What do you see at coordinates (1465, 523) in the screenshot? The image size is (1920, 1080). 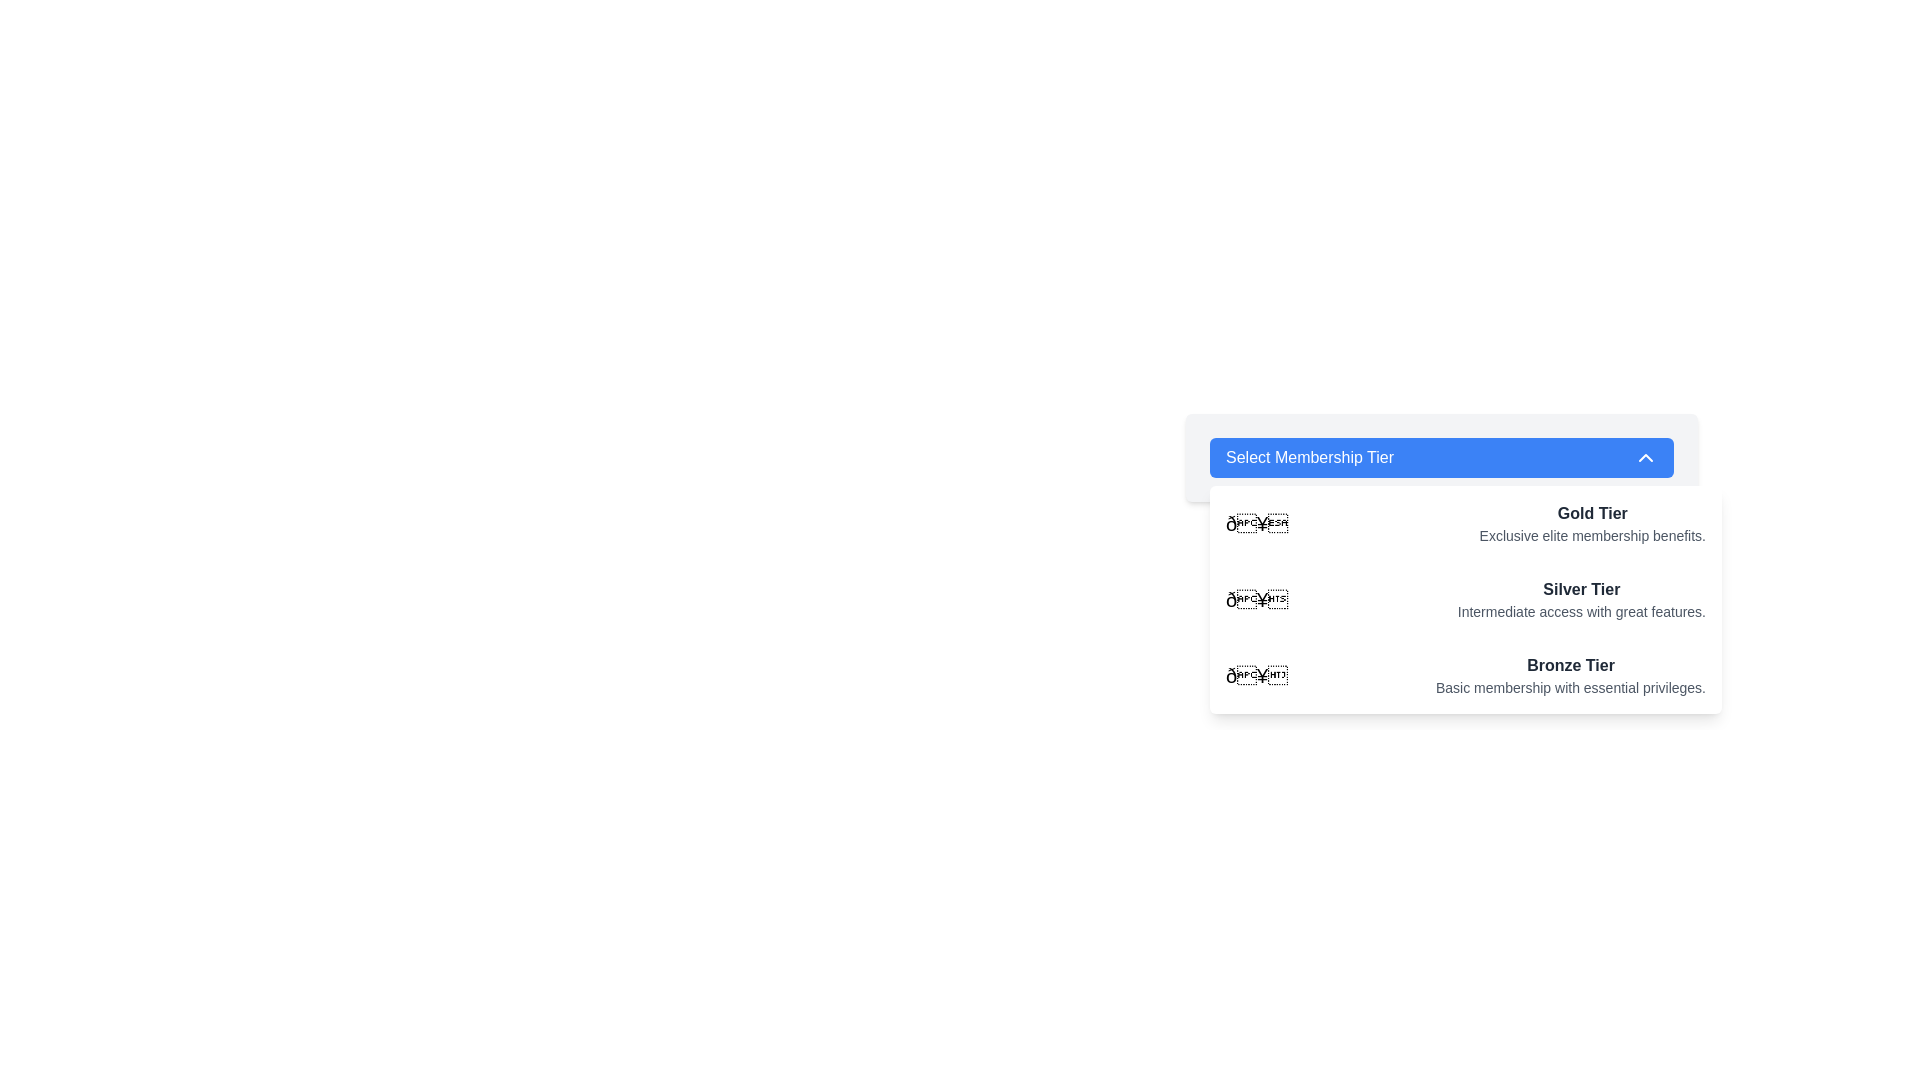 I see `the 'Gold Tier' membership option in the dropdown menu, which is the first item in the list below the 'Select Membership Tier' button` at bounding box center [1465, 523].